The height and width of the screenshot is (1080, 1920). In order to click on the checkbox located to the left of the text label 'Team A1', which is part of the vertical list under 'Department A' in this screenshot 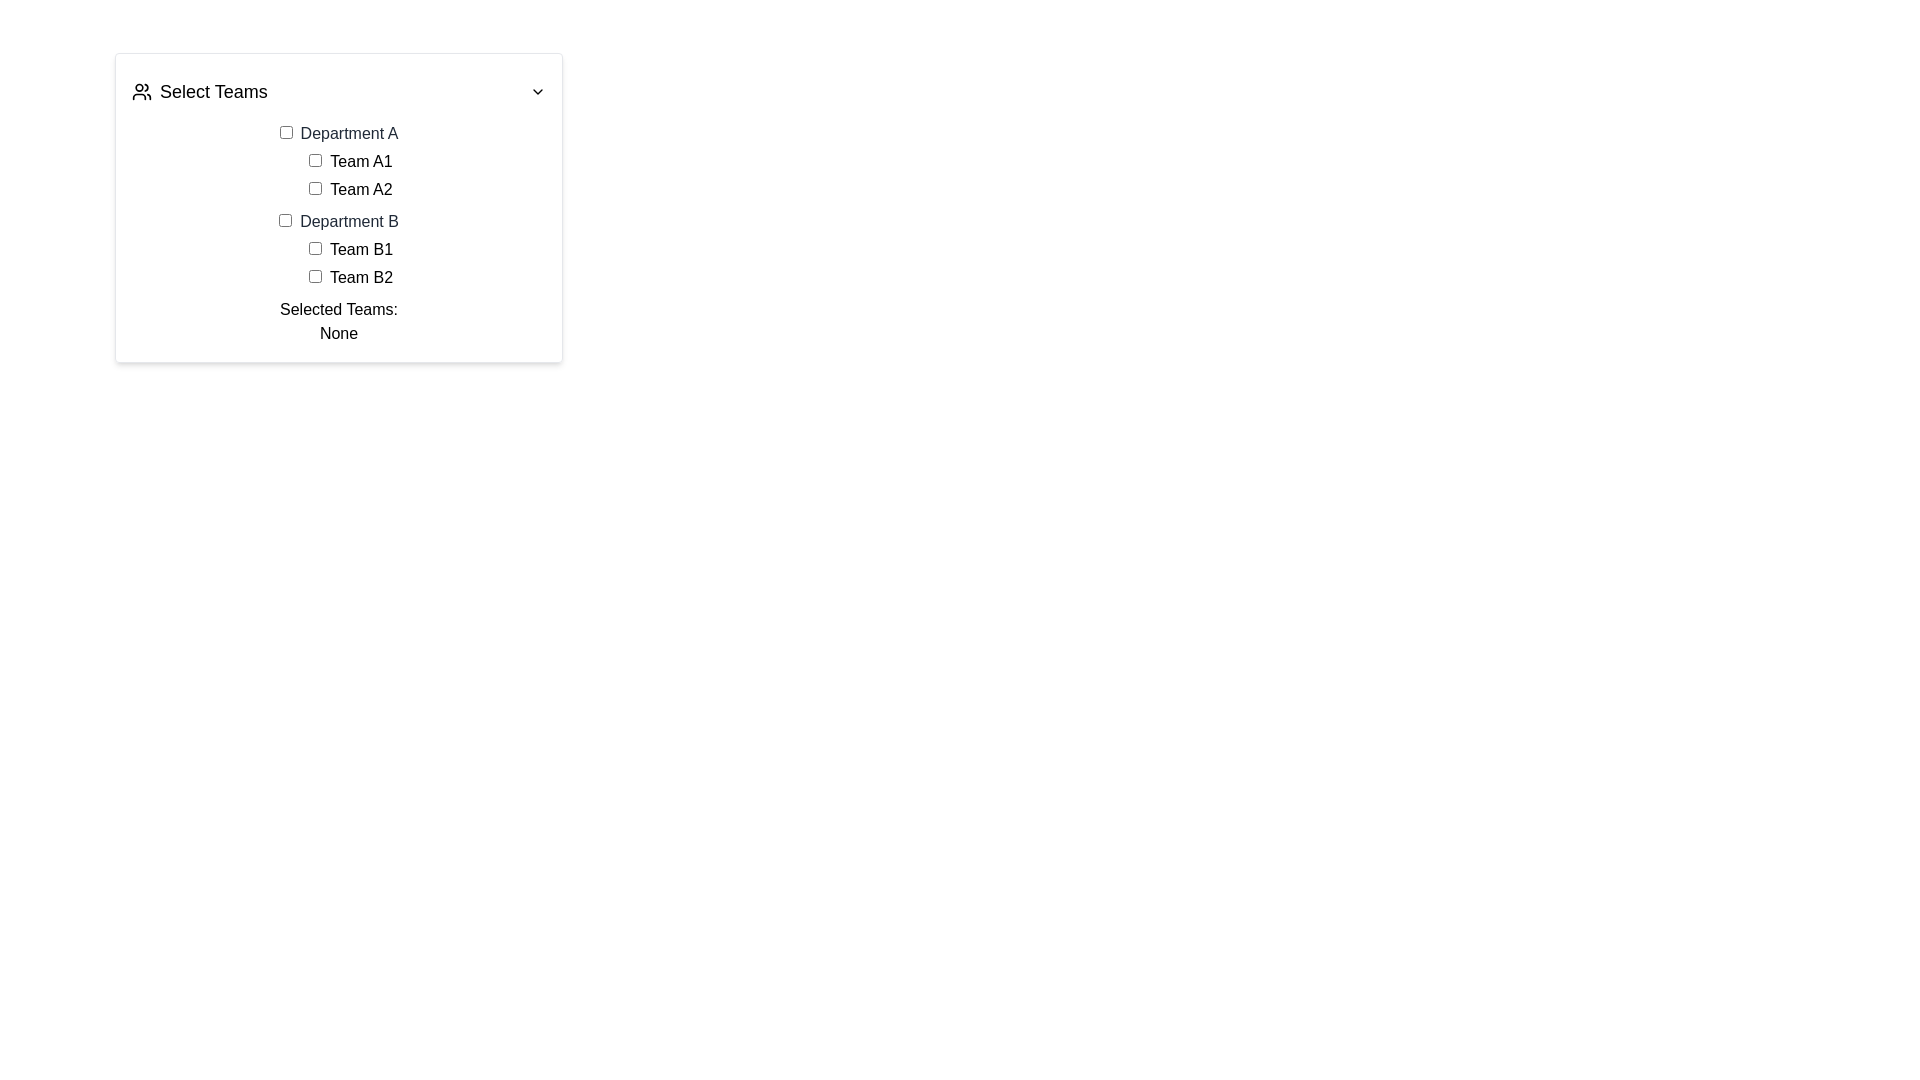, I will do `click(314, 159)`.